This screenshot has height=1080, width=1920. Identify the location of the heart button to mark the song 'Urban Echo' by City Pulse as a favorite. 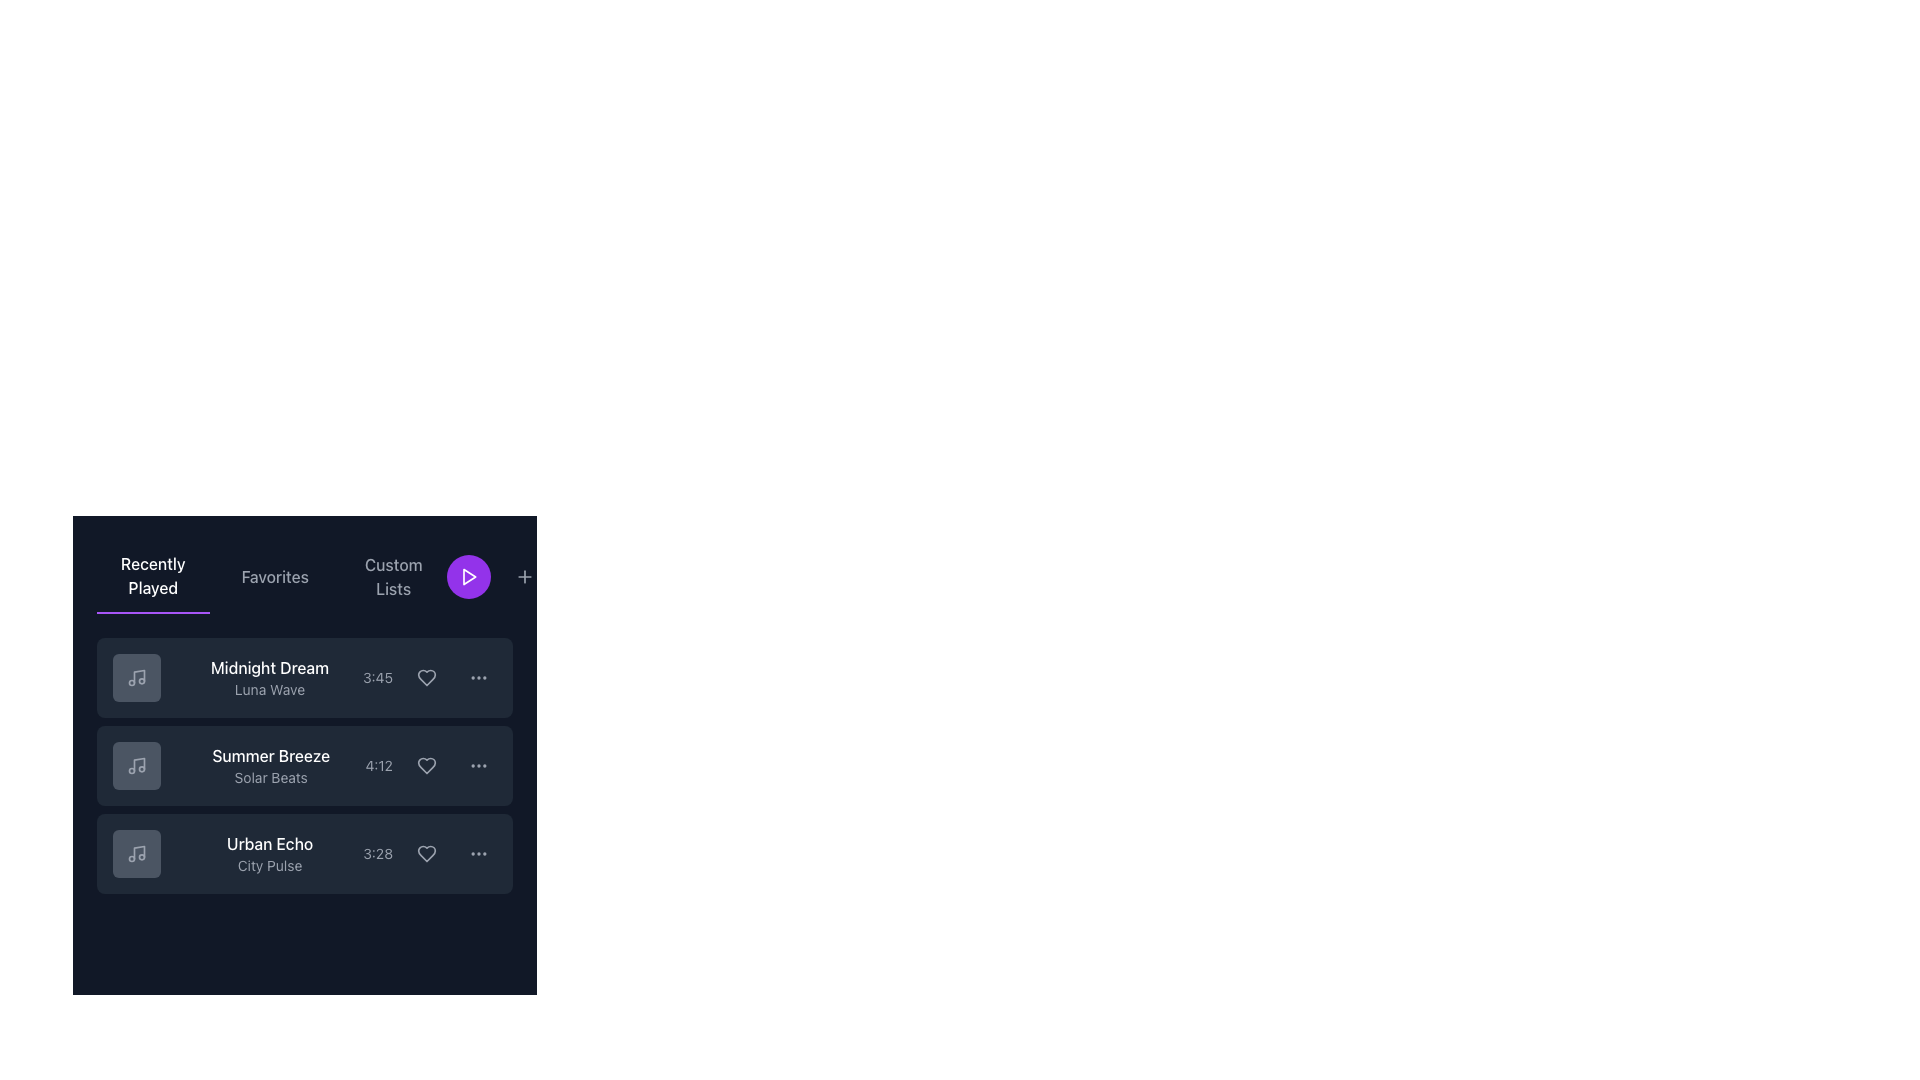
(426, 853).